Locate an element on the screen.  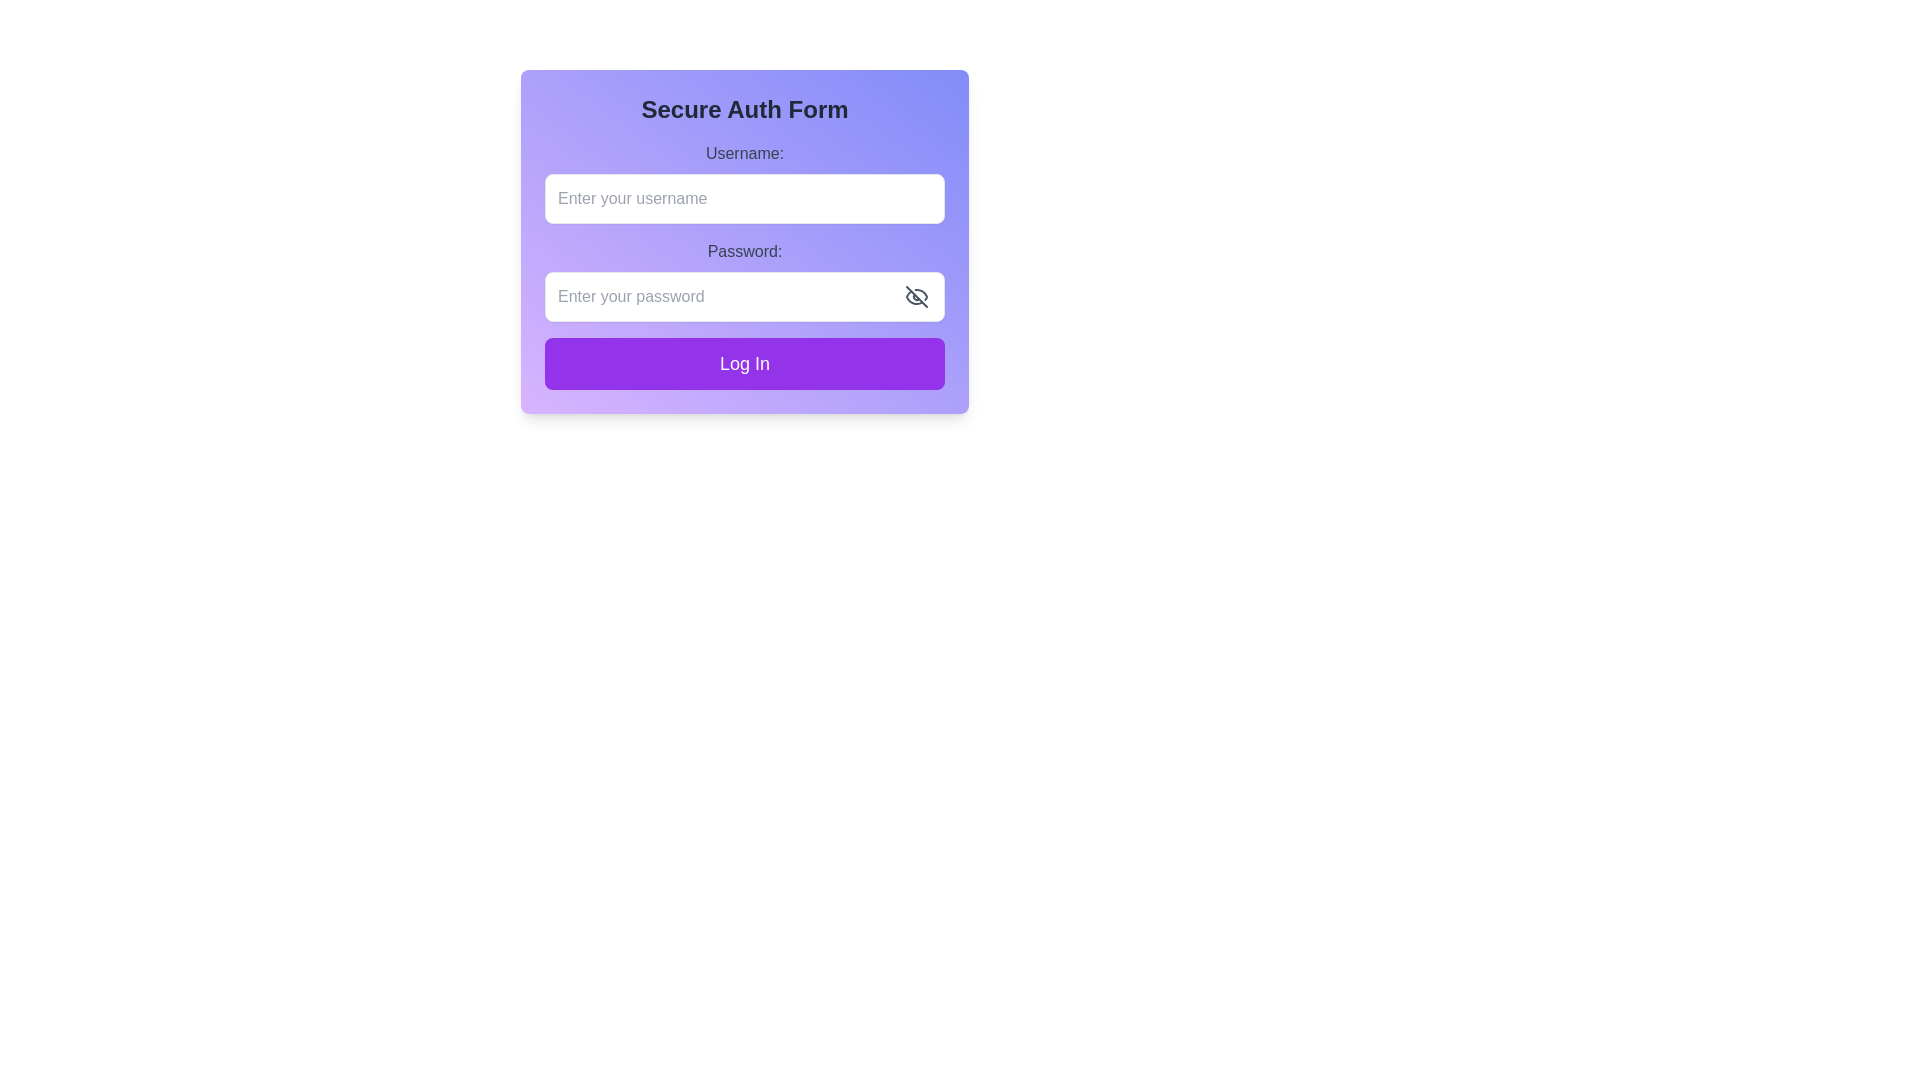
the button that toggles the visibility of the password in the adjacent input field is located at coordinates (915, 297).